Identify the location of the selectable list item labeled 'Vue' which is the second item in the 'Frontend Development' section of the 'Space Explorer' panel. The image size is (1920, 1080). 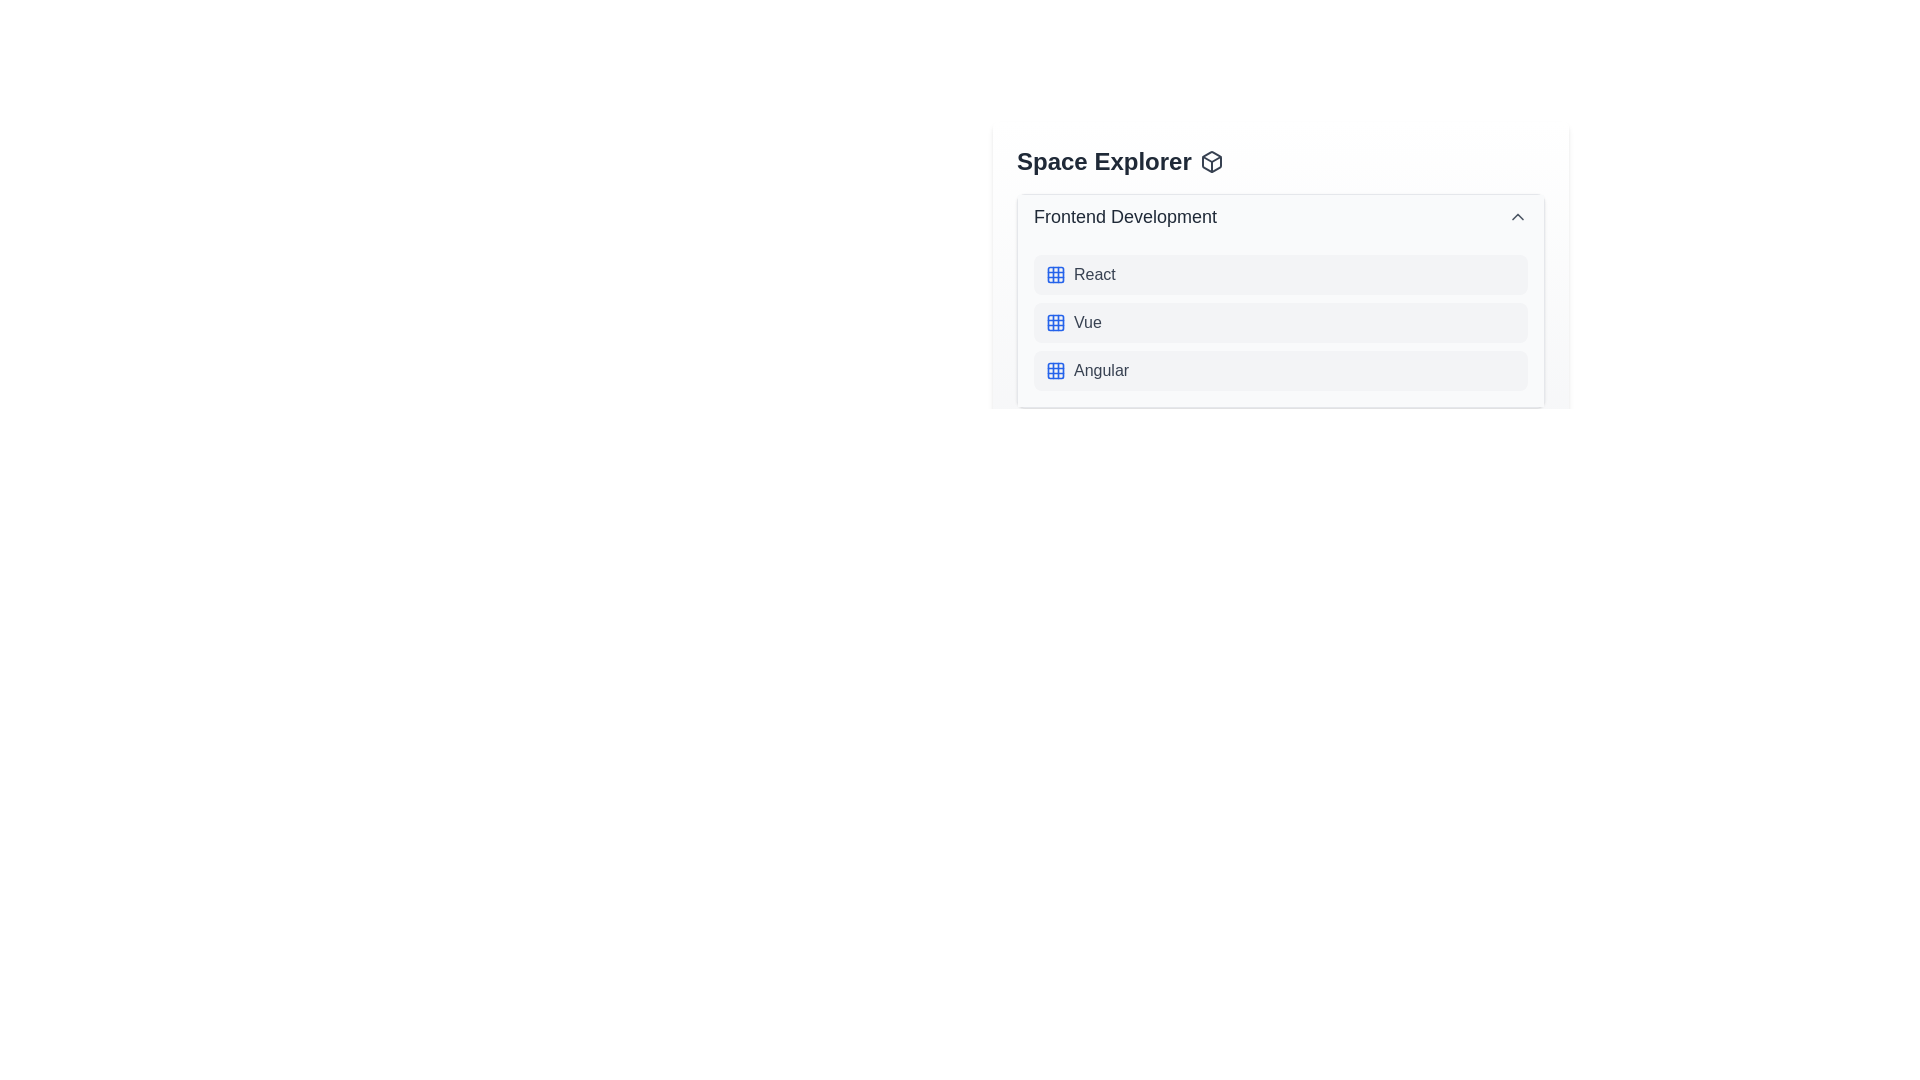
(1281, 322).